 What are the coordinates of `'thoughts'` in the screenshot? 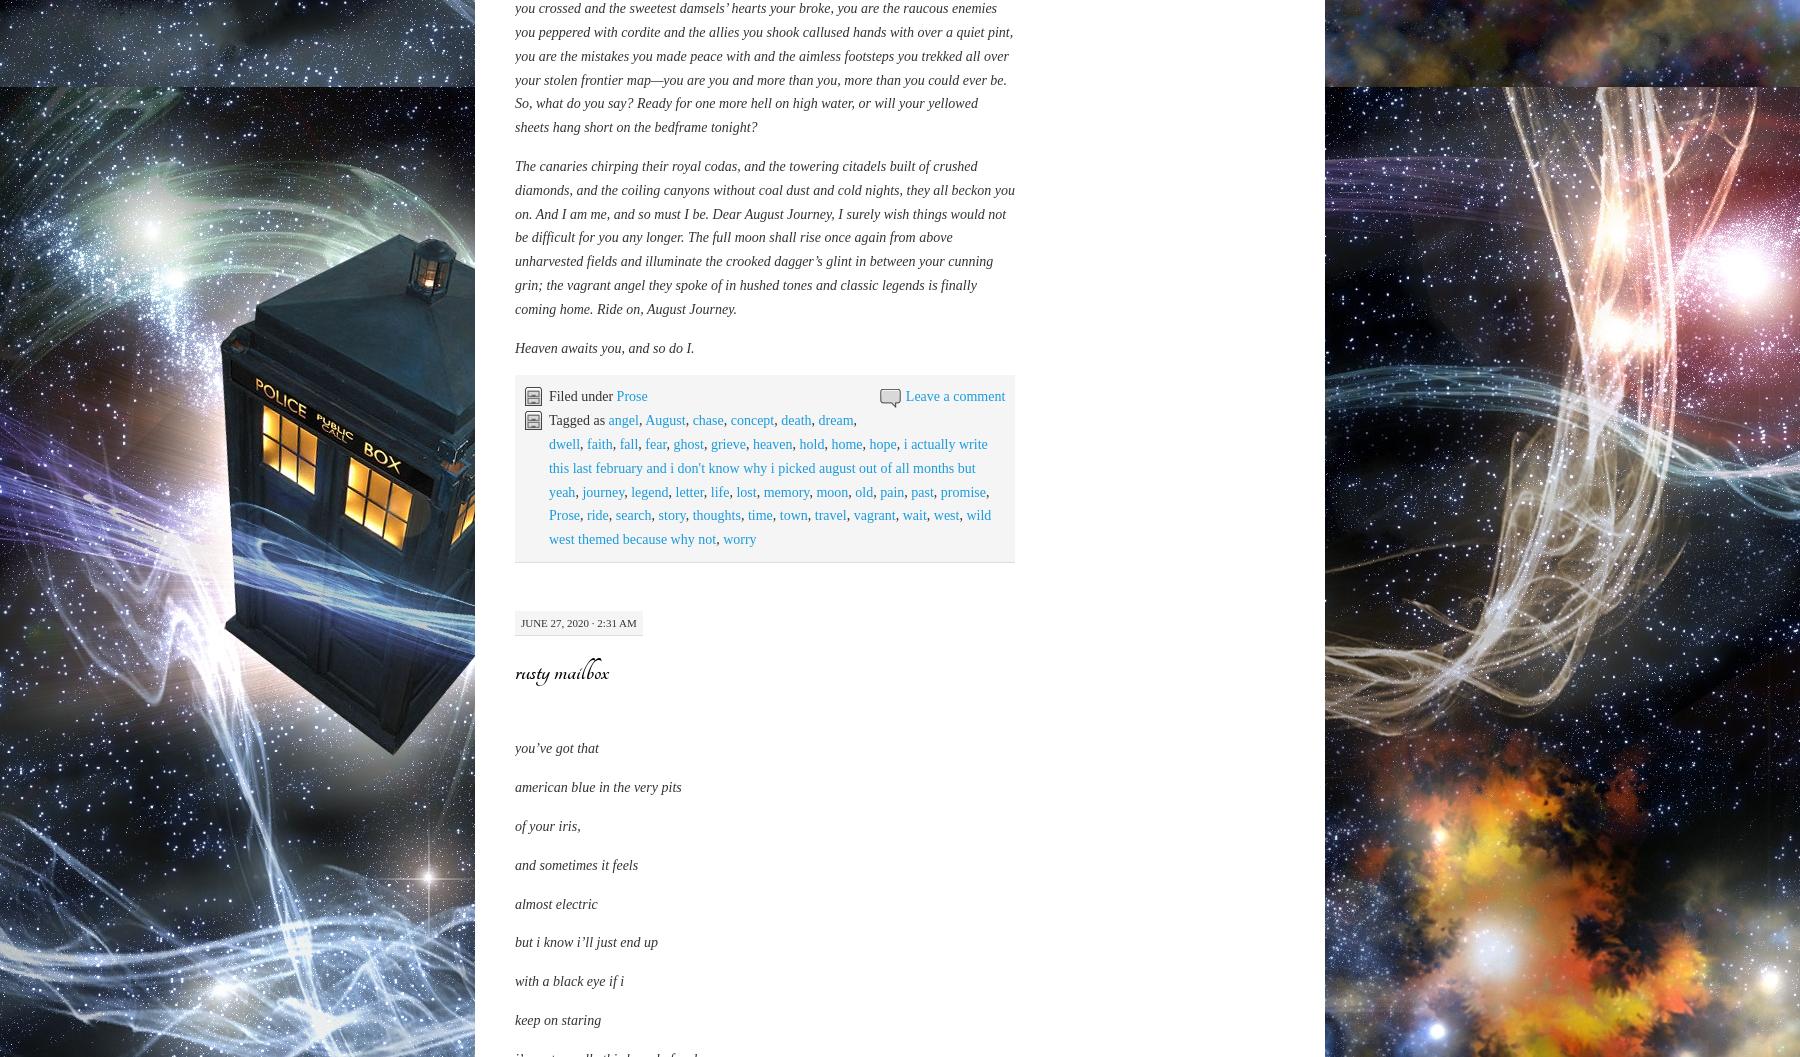 It's located at (715, 963).